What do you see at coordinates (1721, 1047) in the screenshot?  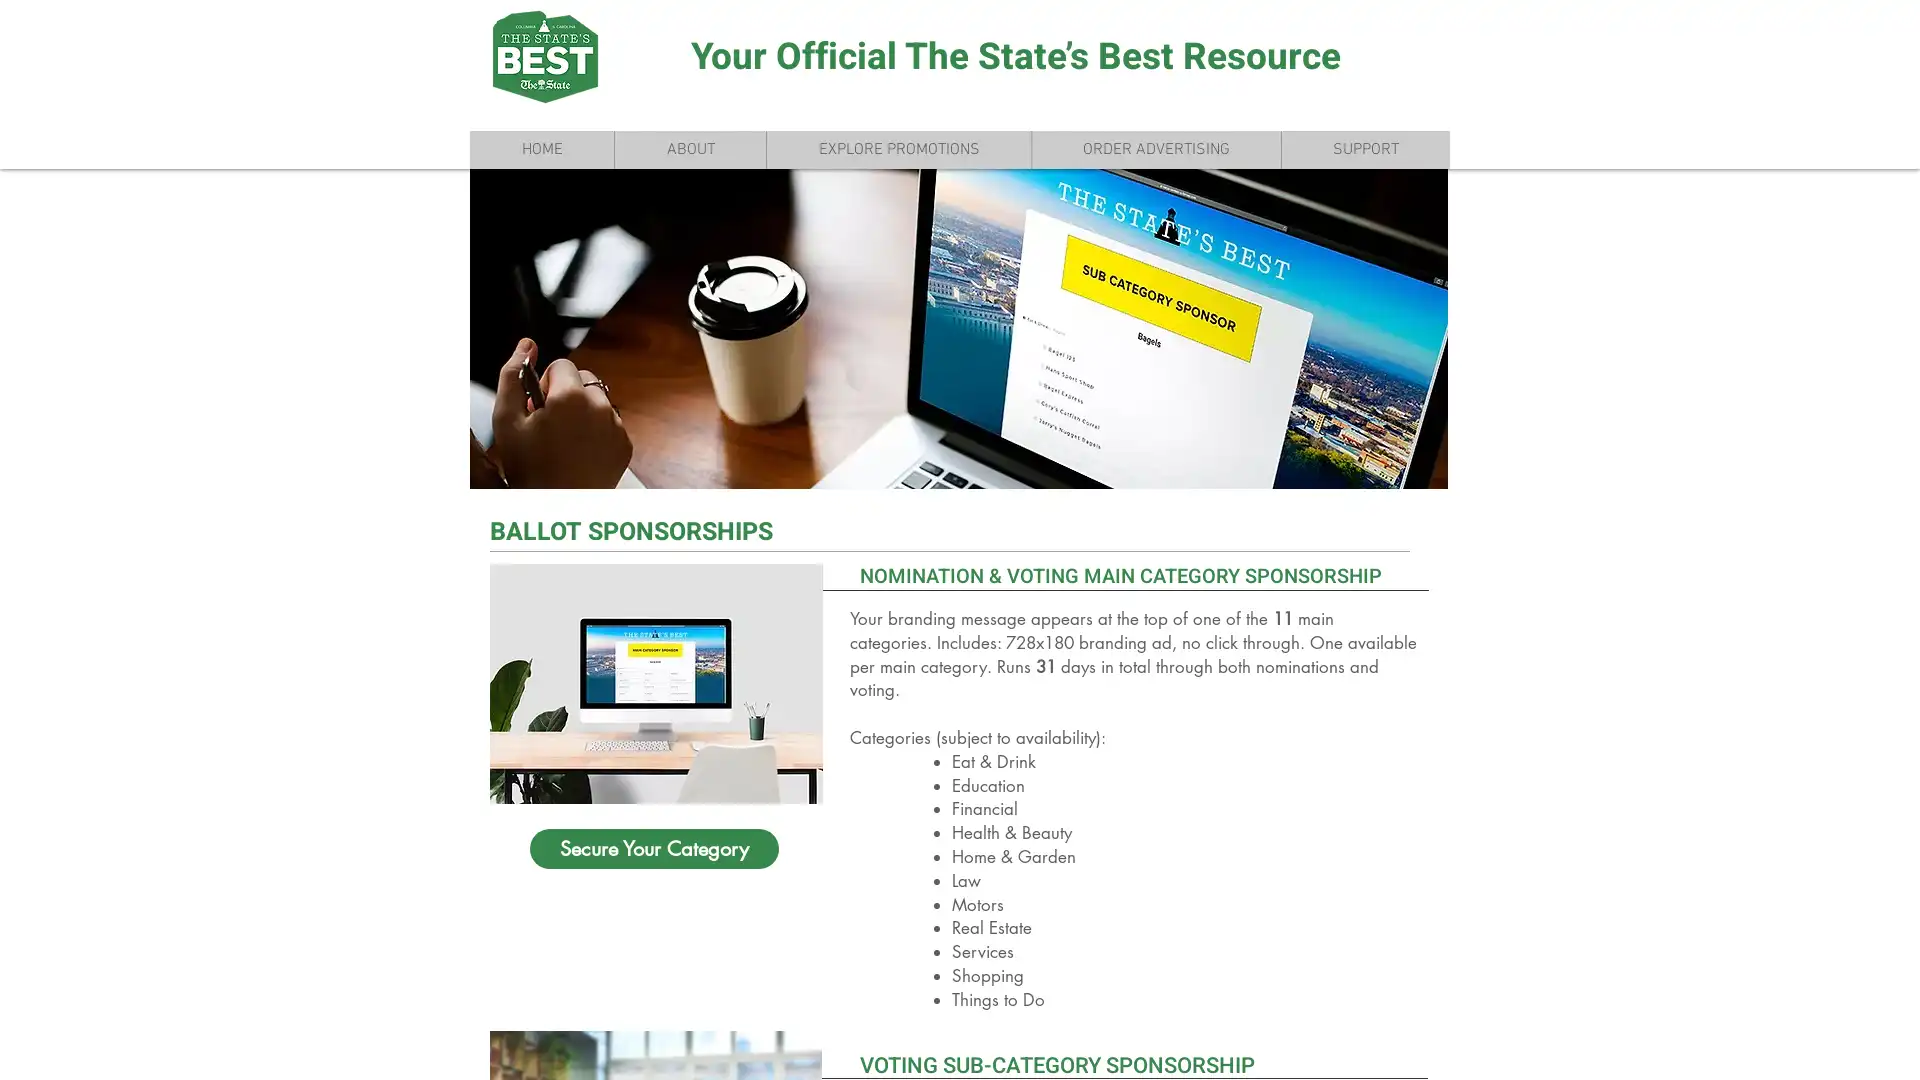 I see `Decline All` at bounding box center [1721, 1047].